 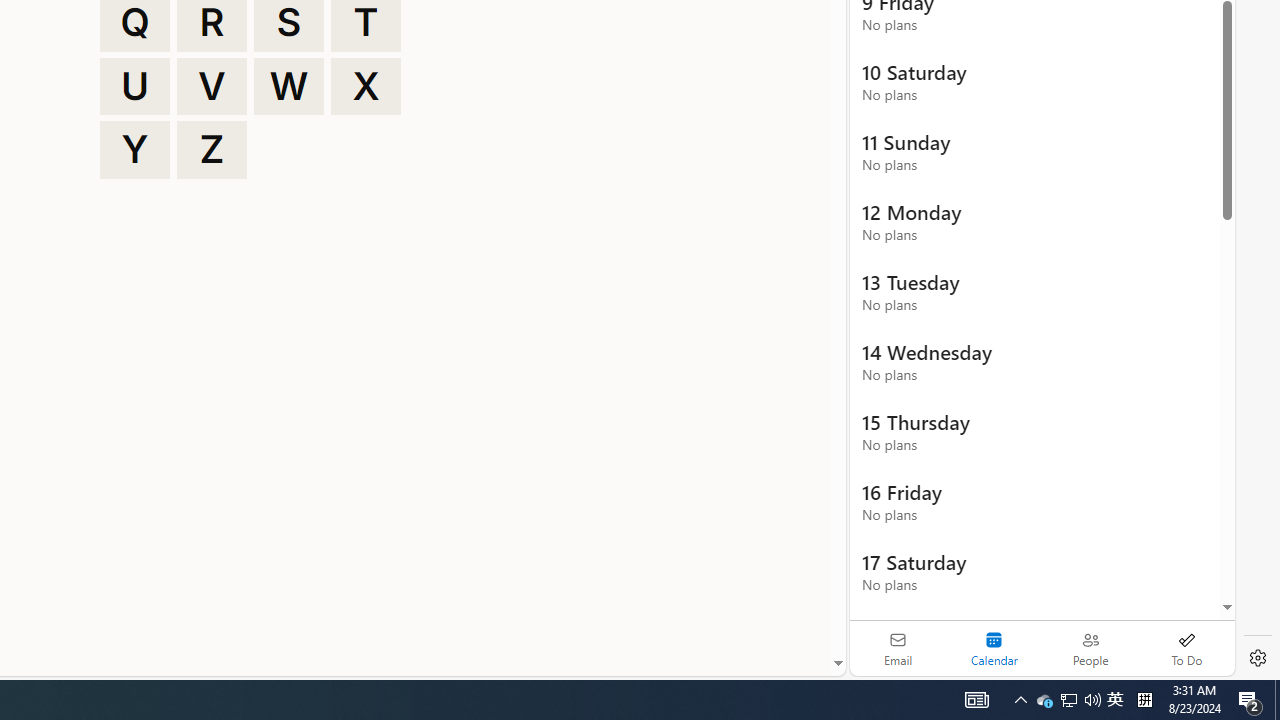 I want to click on 'X', so click(x=366, y=85).